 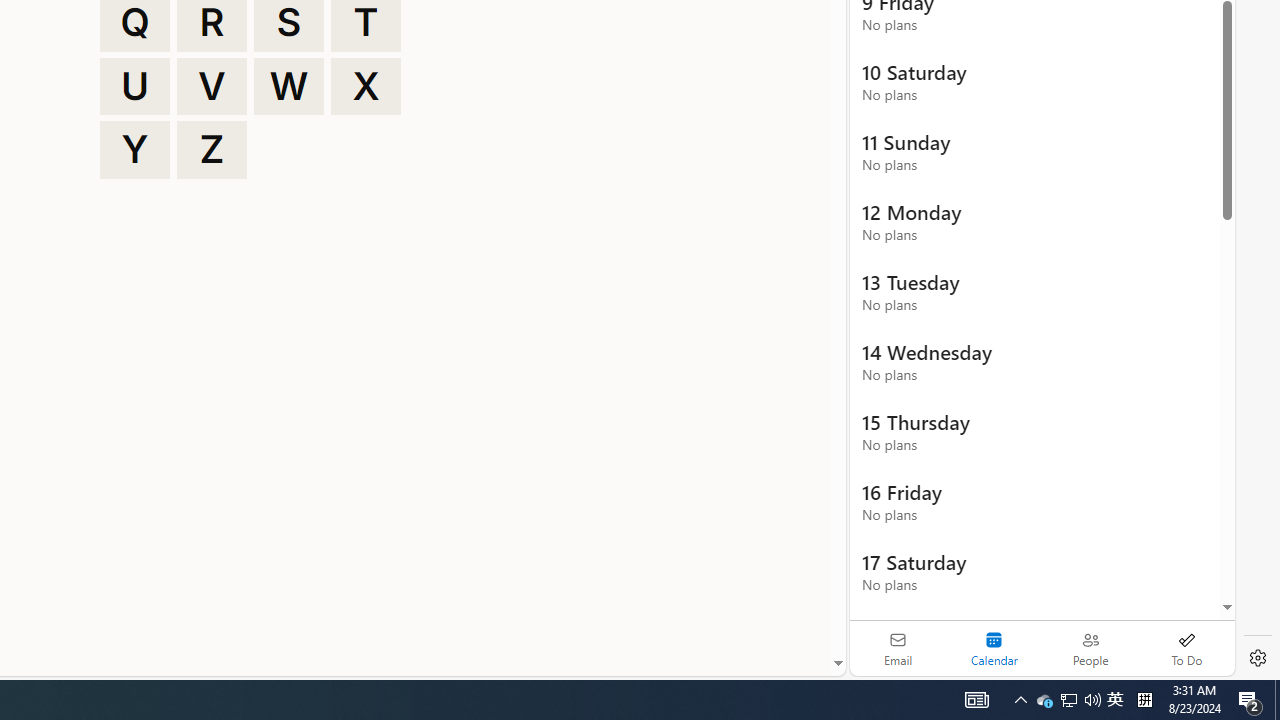 I want to click on 'X', so click(x=366, y=85).